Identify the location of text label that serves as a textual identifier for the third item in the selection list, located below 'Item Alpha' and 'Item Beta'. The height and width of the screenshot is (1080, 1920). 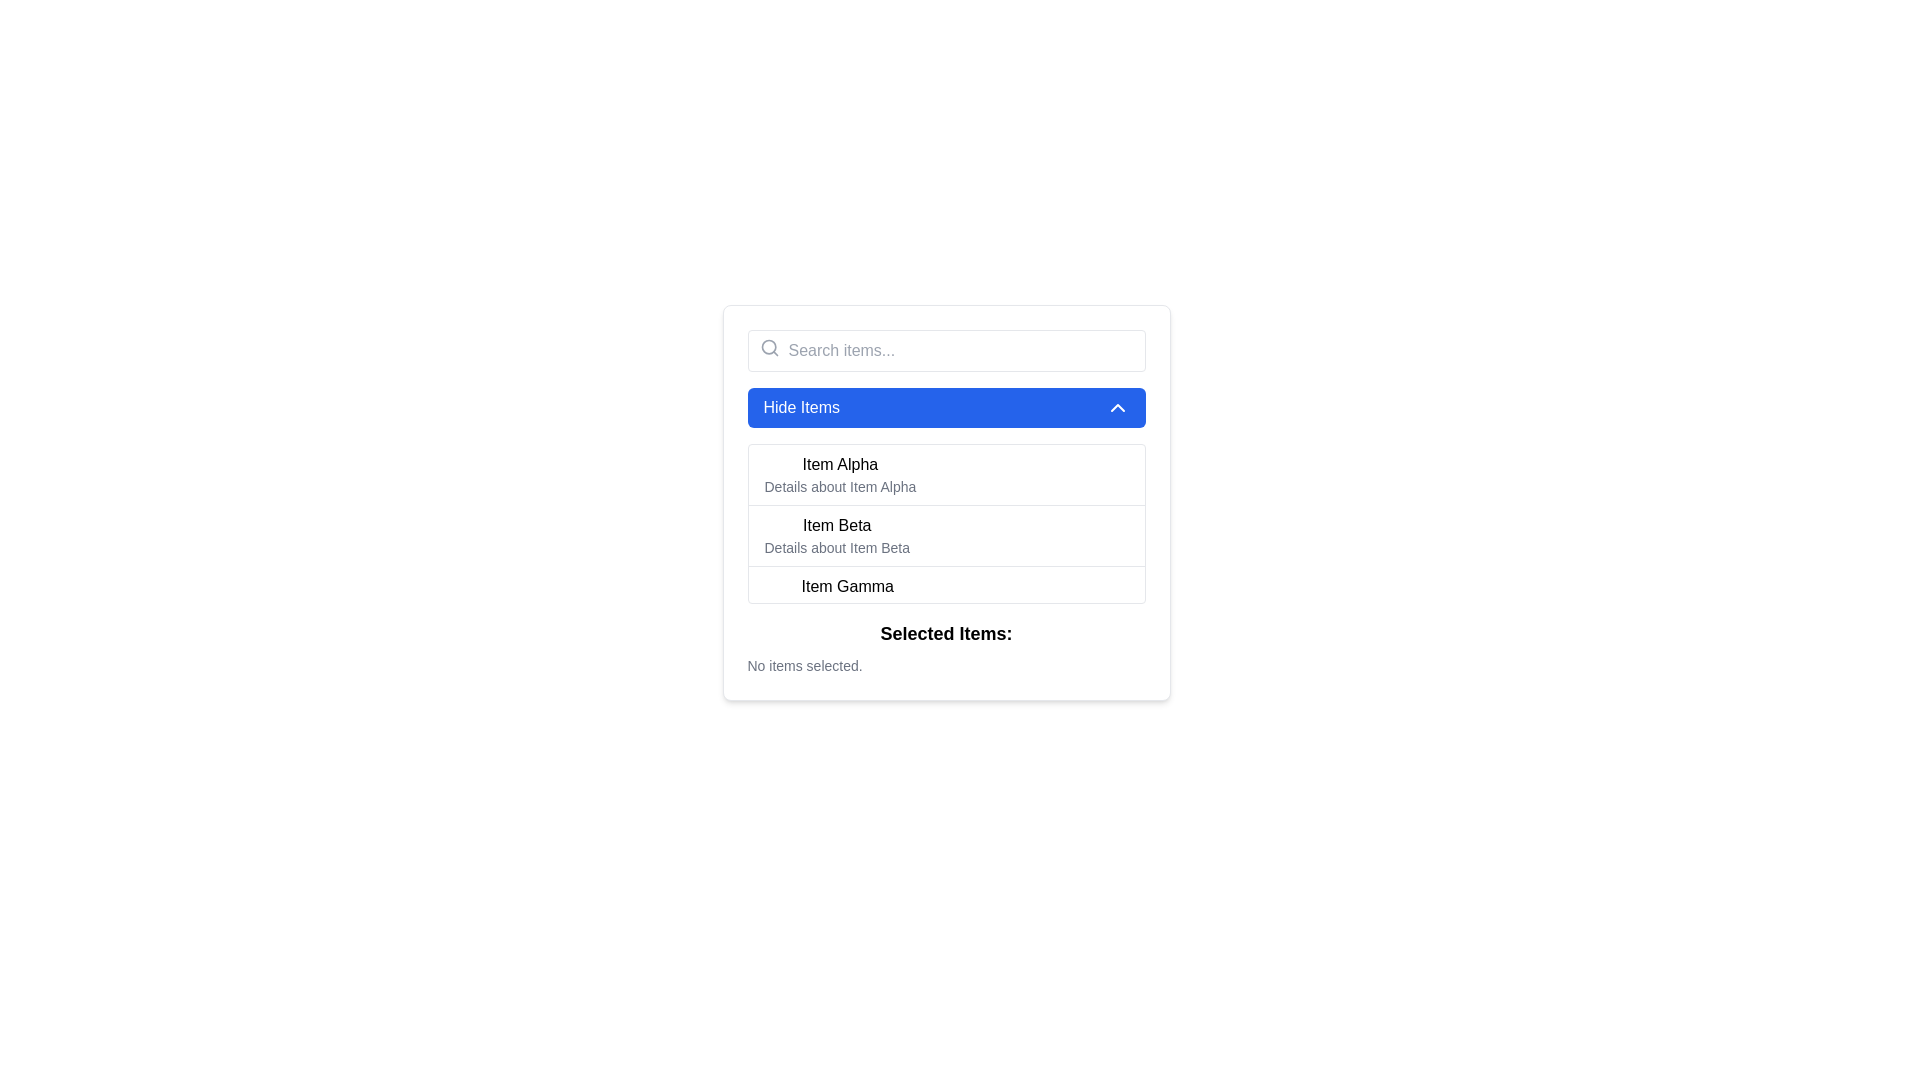
(847, 585).